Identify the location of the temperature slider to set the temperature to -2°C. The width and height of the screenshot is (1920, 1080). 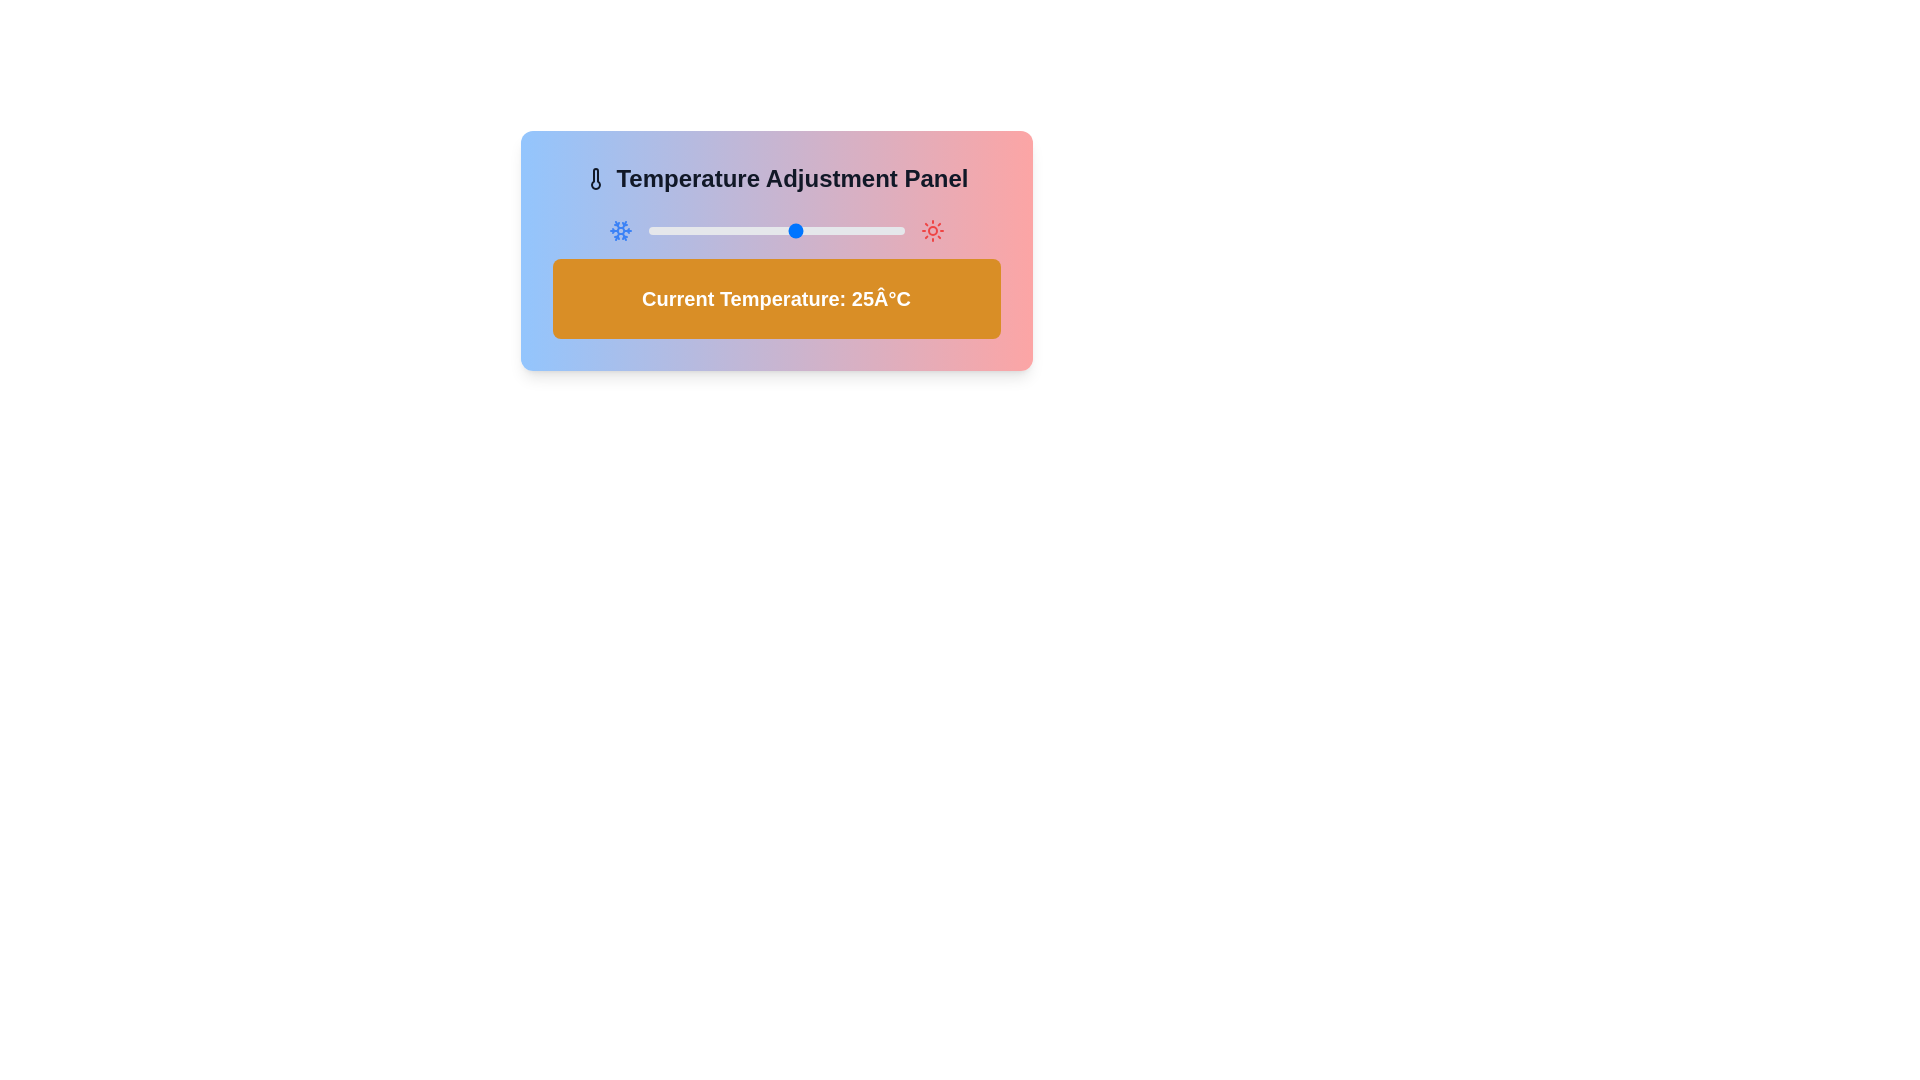
(682, 230).